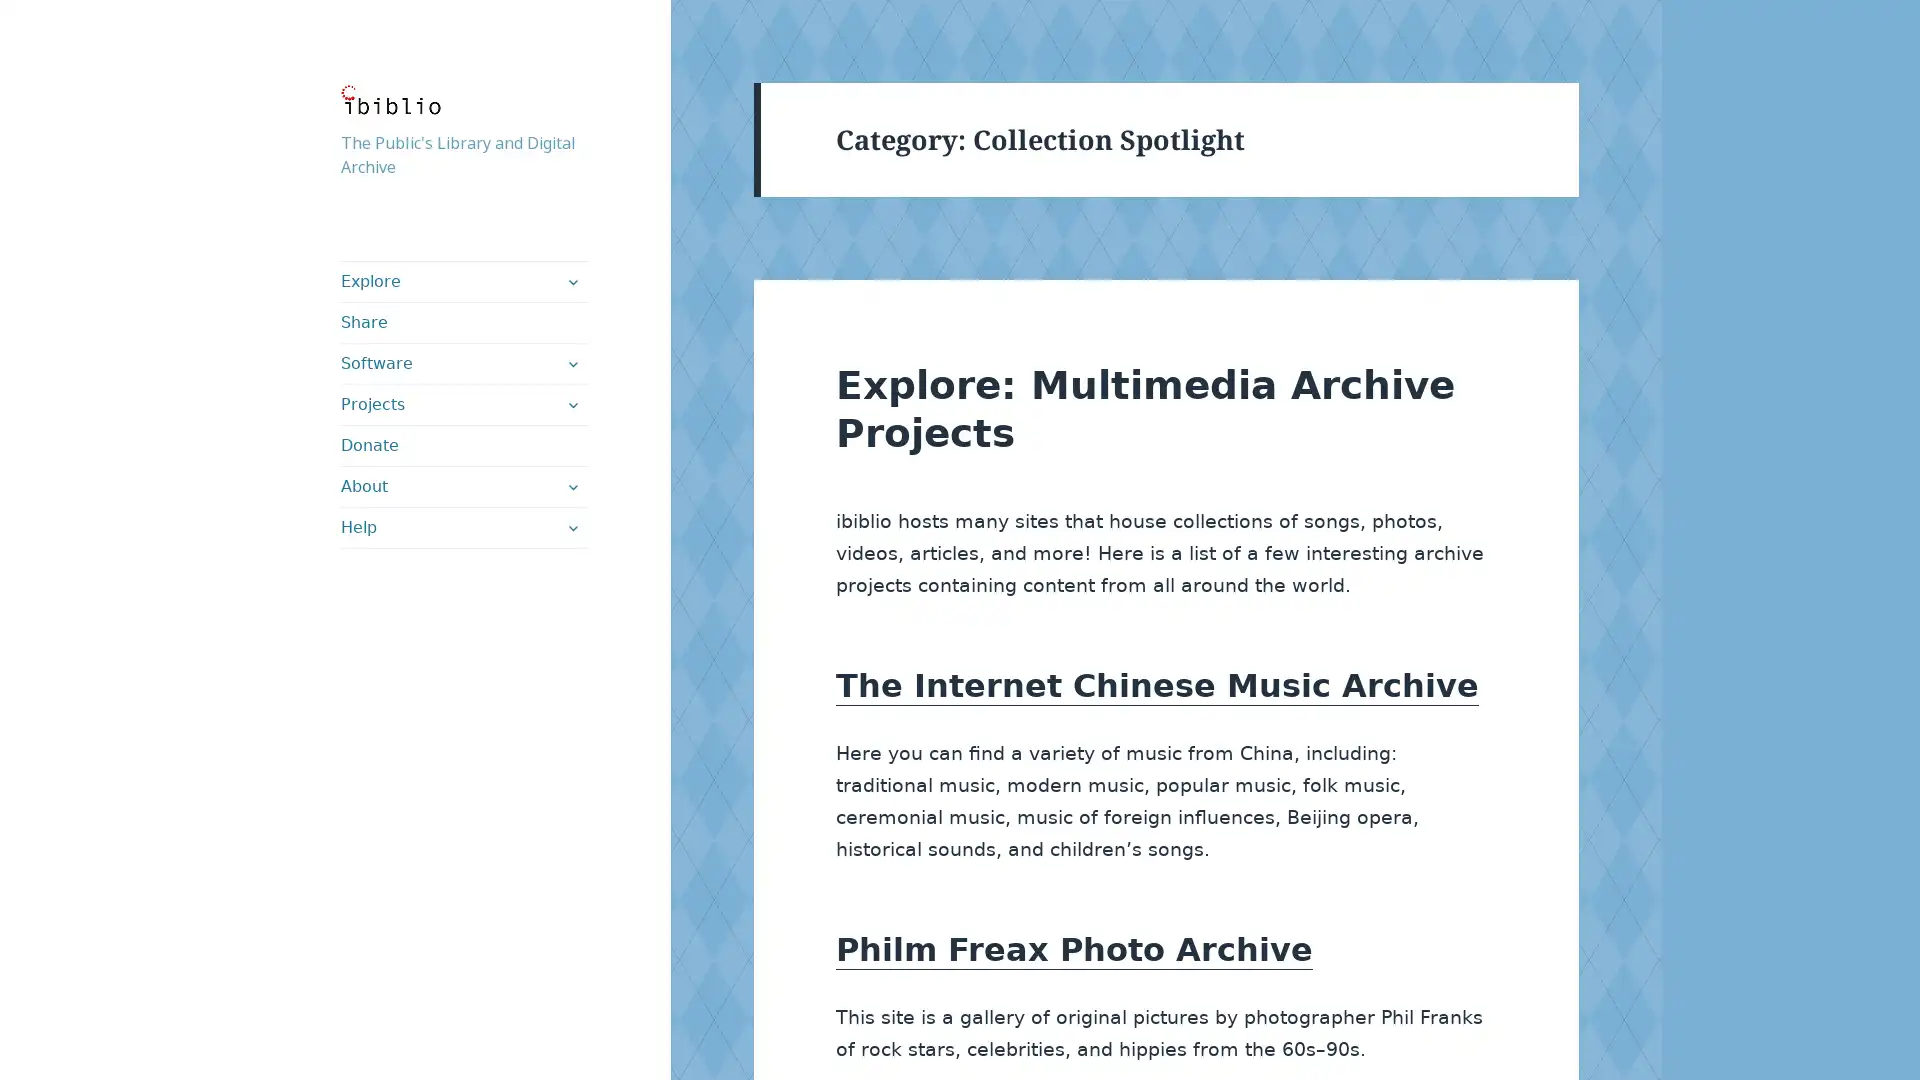  I want to click on expand child menu, so click(570, 527).